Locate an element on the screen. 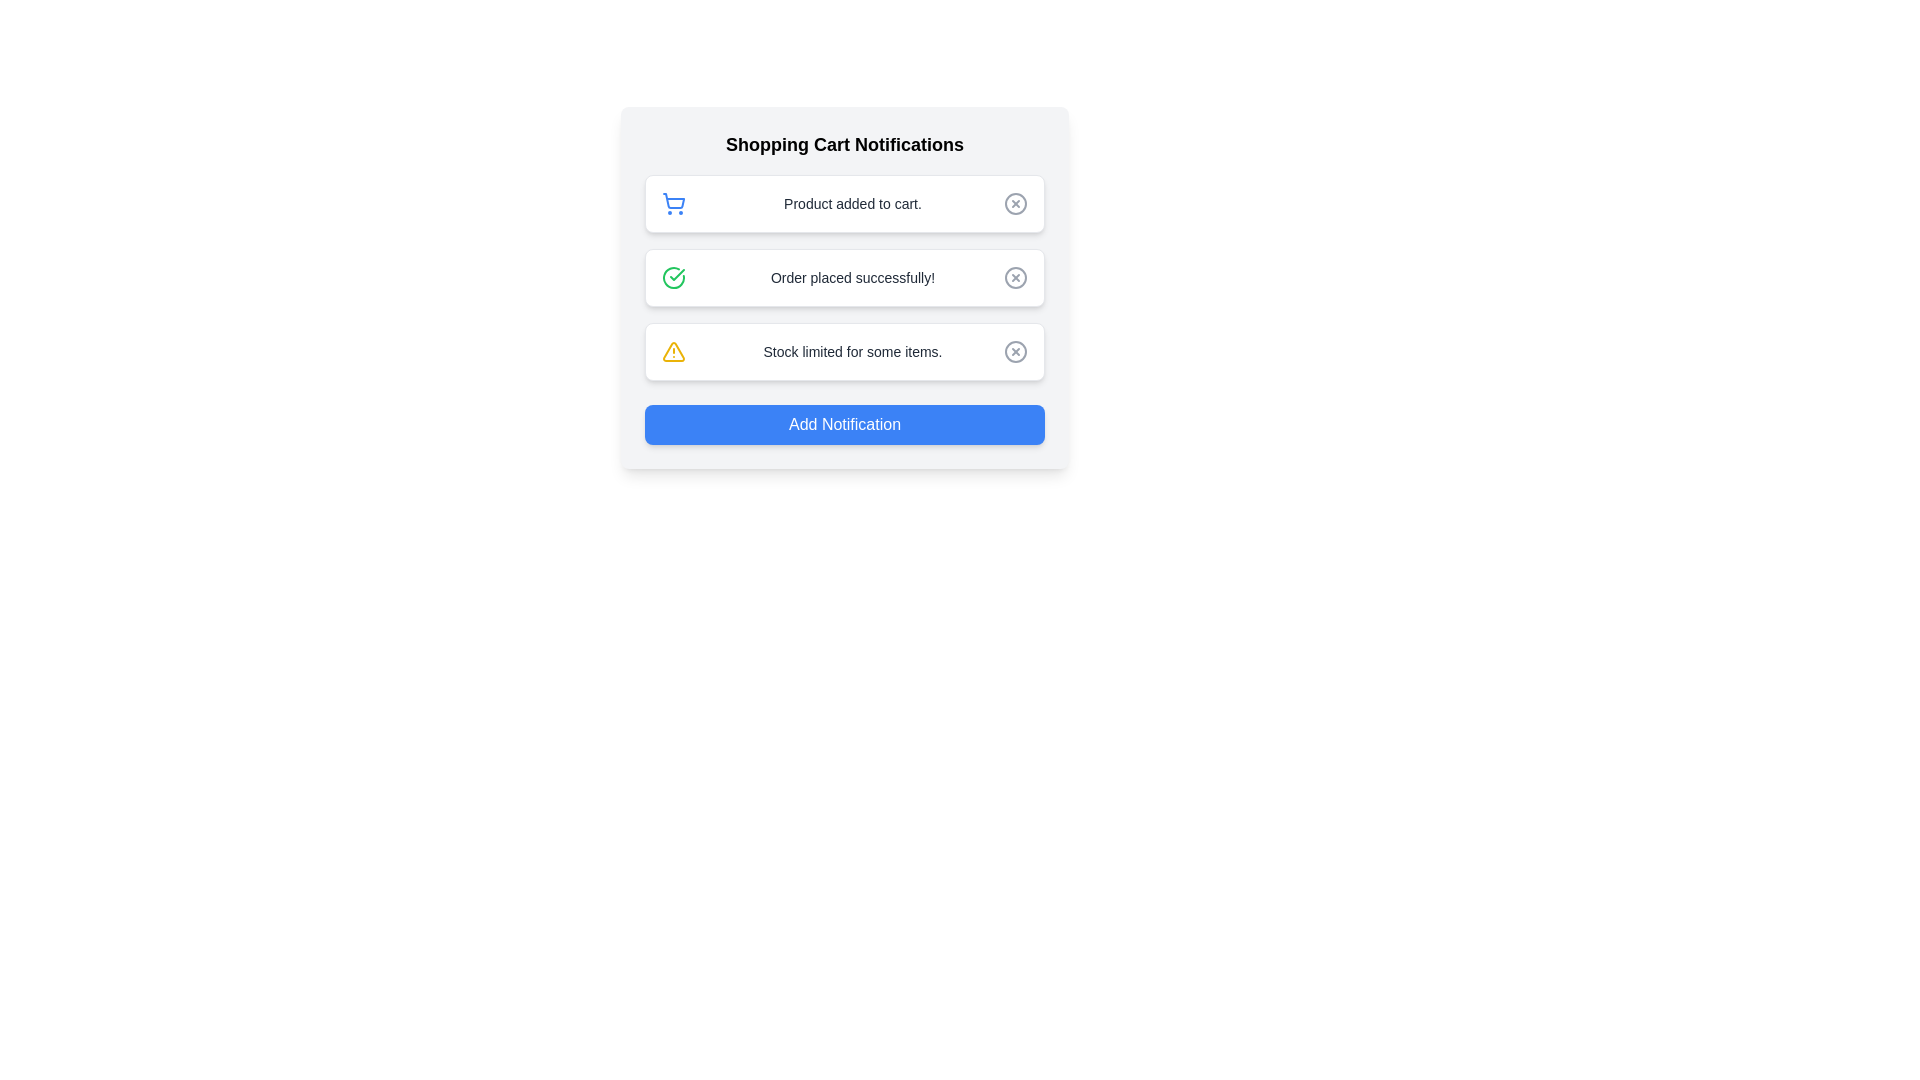 The height and width of the screenshot is (1080, 1920). the graphical circle element representing the close action in the 'Order placed successfully!' notification is located at coordinates (1016, 277).